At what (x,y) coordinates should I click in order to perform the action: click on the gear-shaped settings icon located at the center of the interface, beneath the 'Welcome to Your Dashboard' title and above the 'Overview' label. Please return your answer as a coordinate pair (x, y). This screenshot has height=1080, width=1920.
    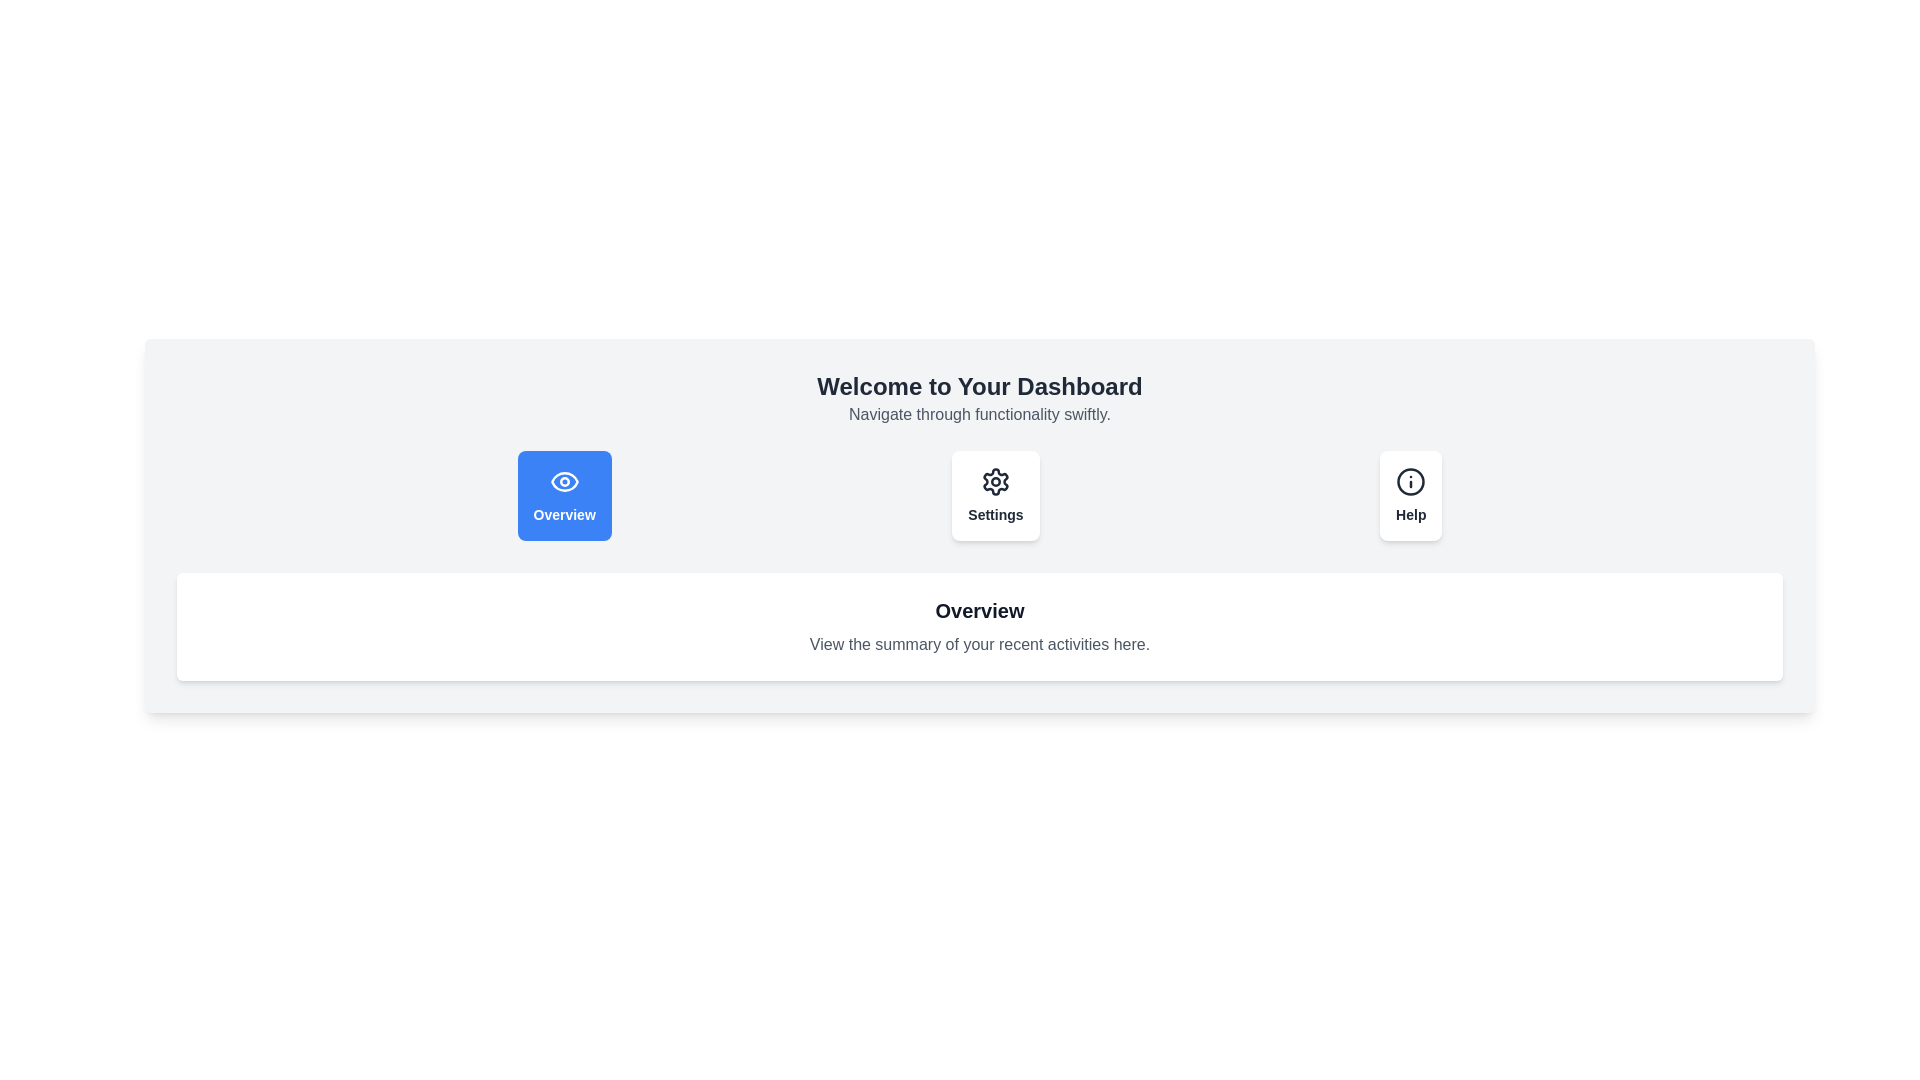
    Looking at the image, I should click on (995, 482).